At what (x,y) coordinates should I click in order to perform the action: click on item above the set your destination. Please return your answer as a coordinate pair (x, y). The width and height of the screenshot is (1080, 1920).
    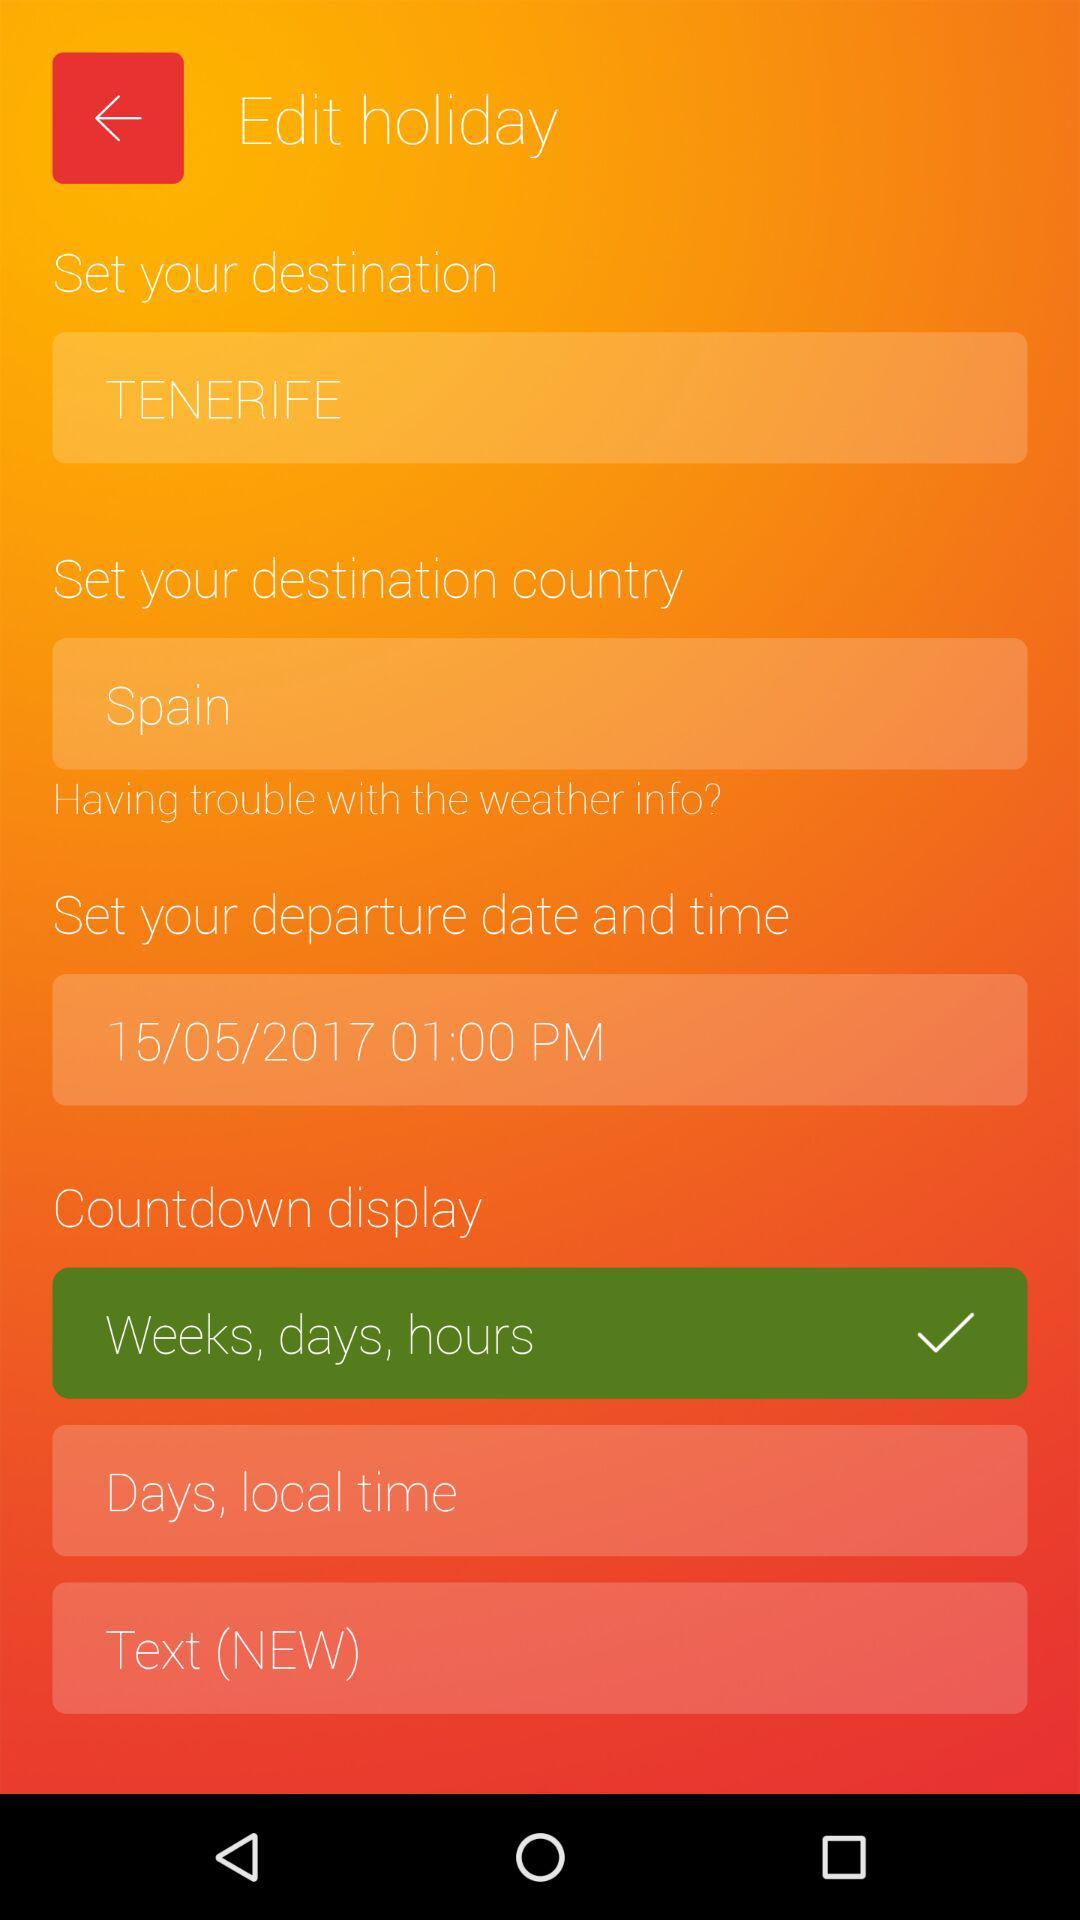
    Looking at the image, I should click on (540, 397).